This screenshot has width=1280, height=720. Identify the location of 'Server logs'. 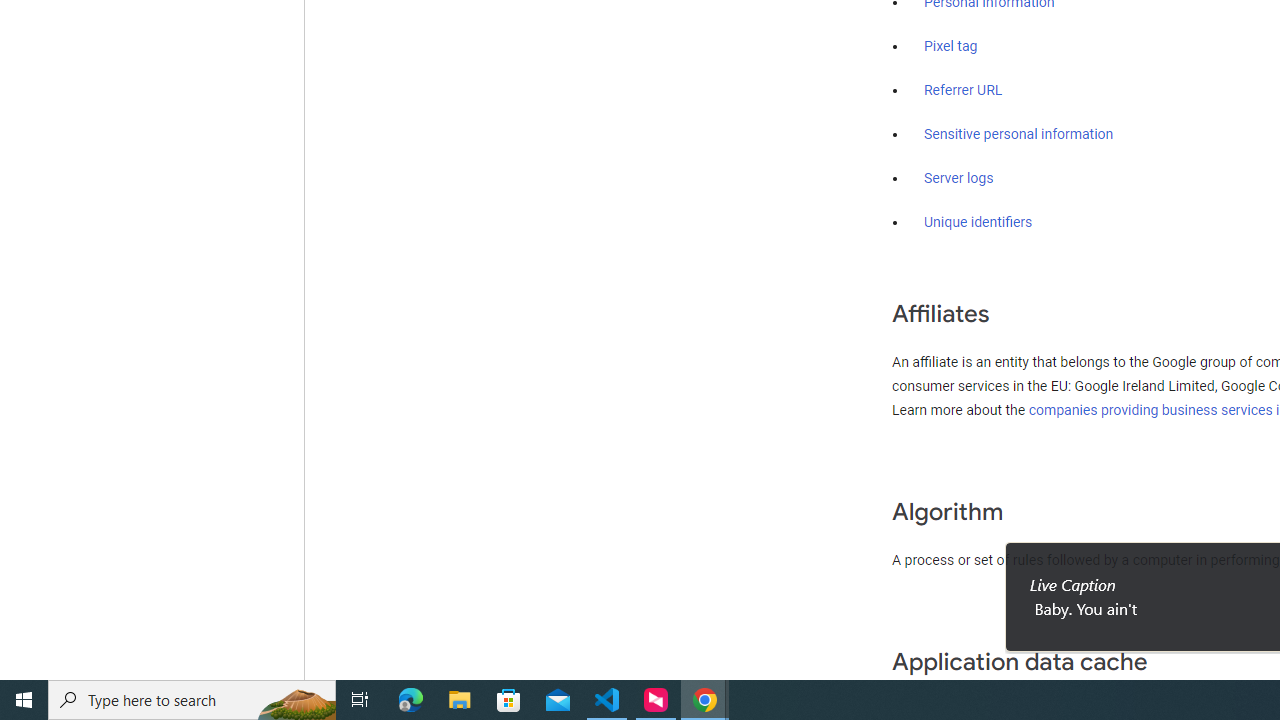
(958, 177).